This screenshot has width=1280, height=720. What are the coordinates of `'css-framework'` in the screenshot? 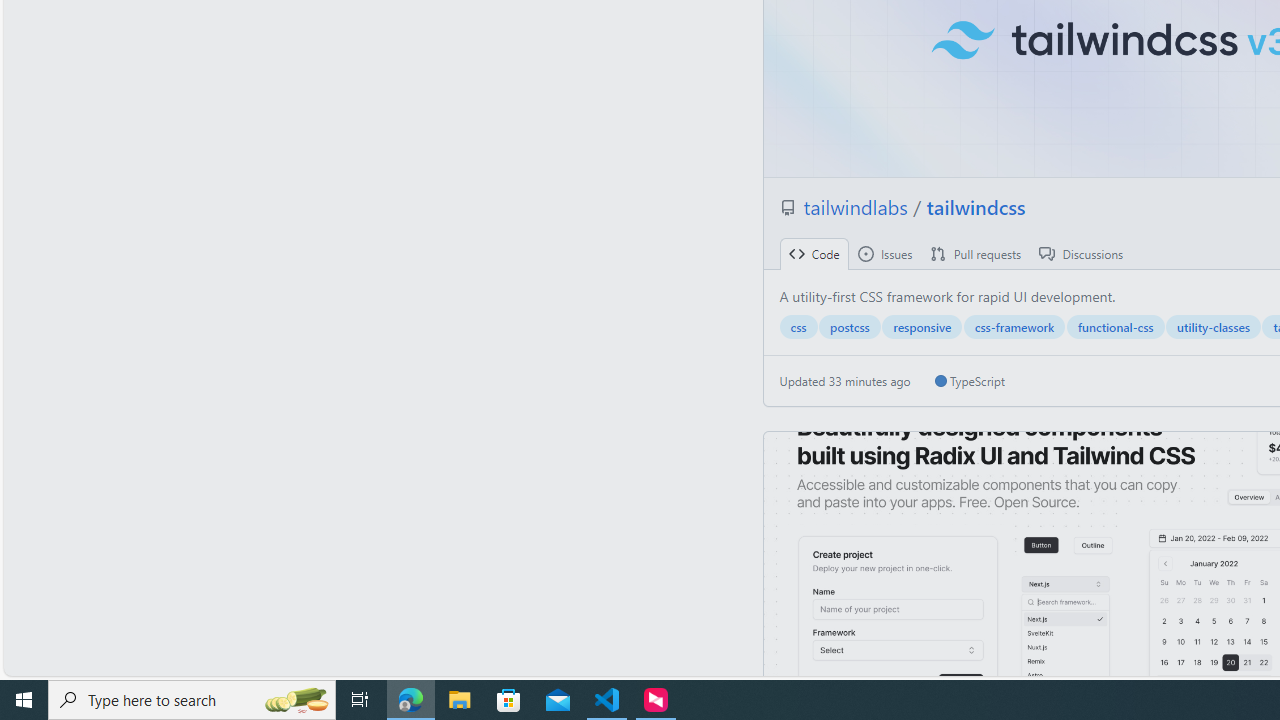 It's located at (1014, 326).